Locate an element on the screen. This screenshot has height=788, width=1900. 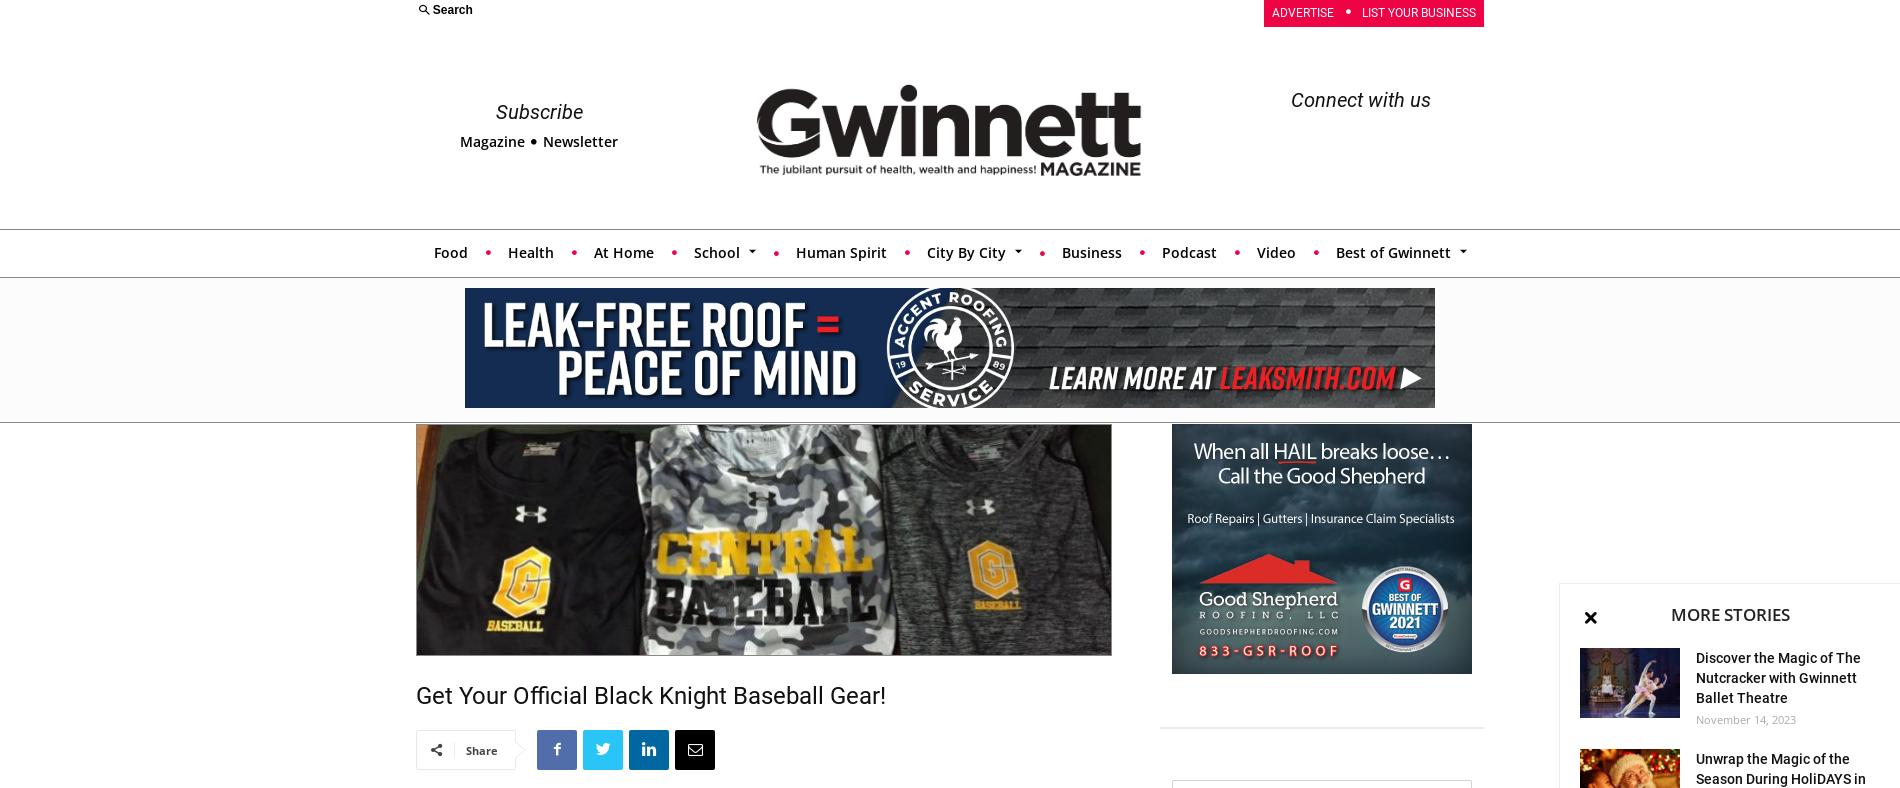
'Get Your Official Black Knight Baseball Gear!' is located at coordinates (650, 695).